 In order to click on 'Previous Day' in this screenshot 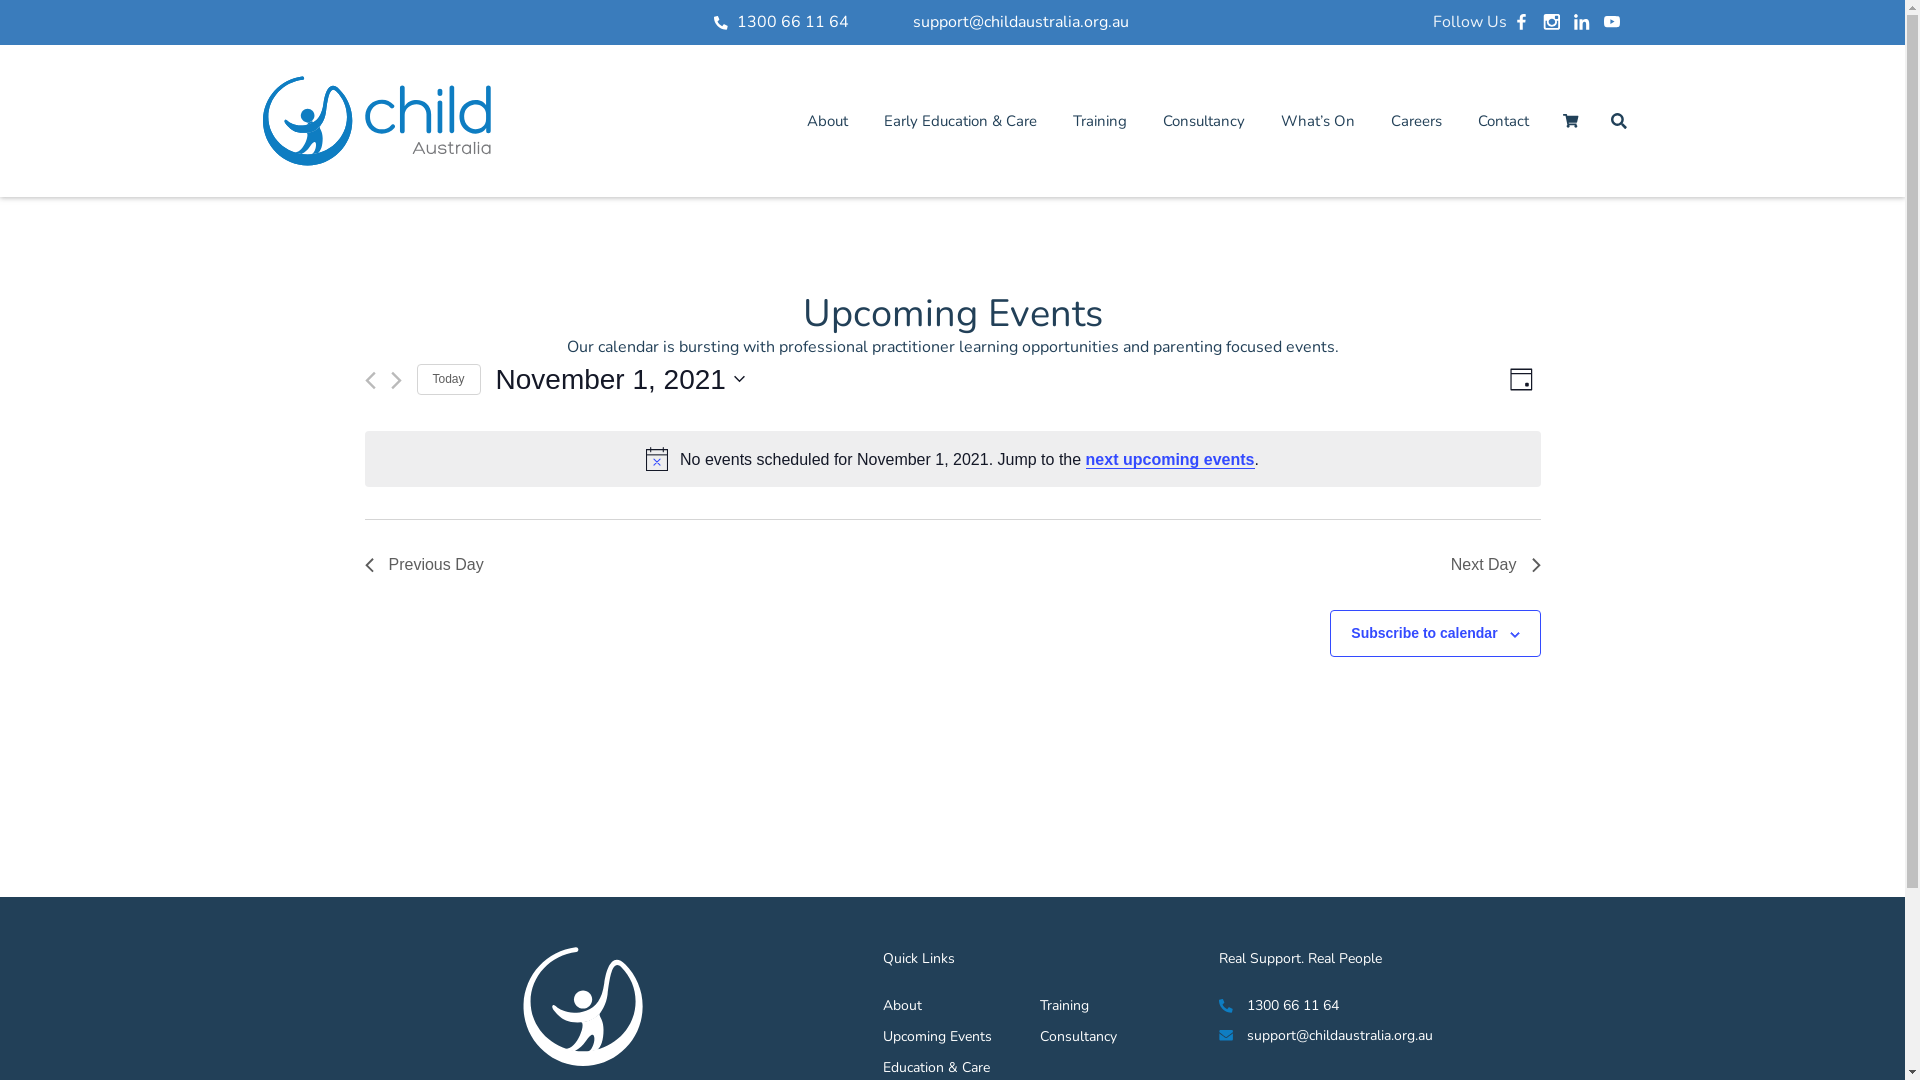, I will do `click(364, 564)`.